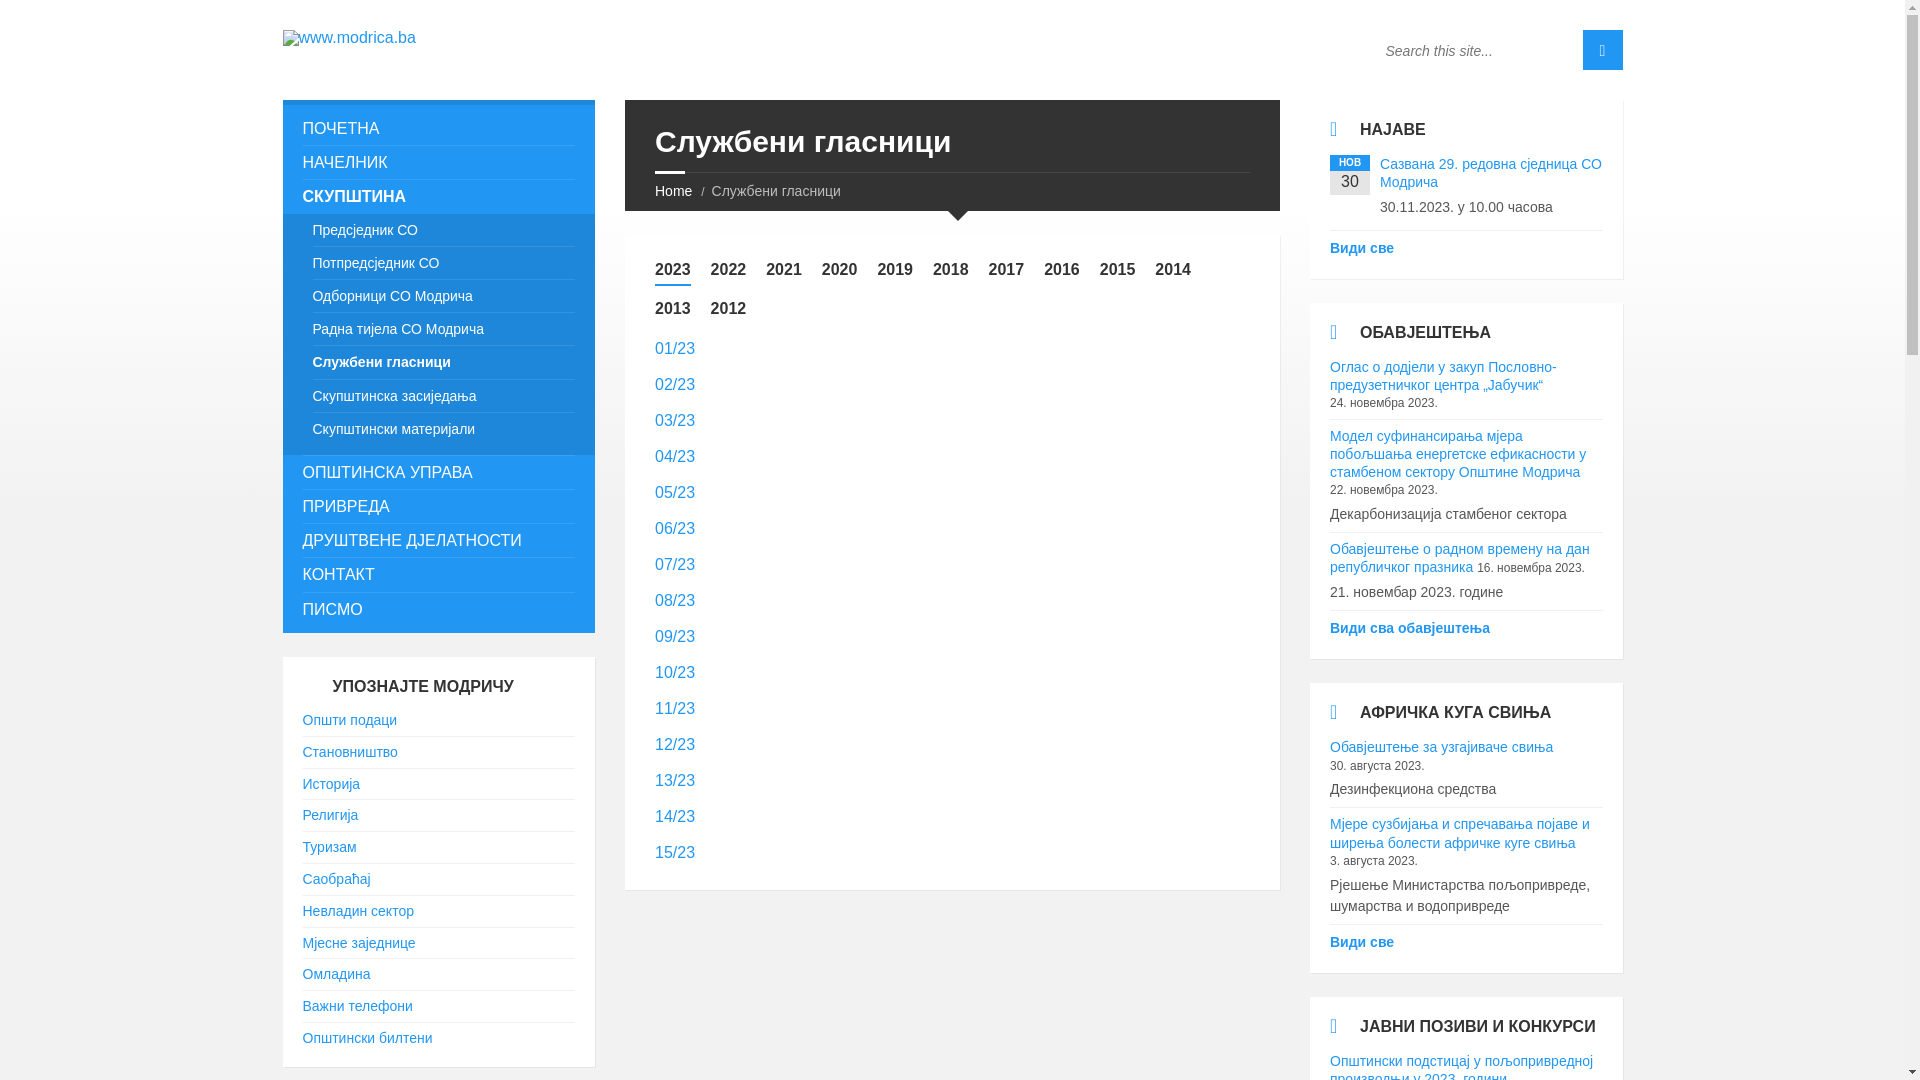 The width and height of the screenshot is (1920, 1080). Describe the element at coordinates (675, 744) in the screenshot. I see `'12/23'` at that location.